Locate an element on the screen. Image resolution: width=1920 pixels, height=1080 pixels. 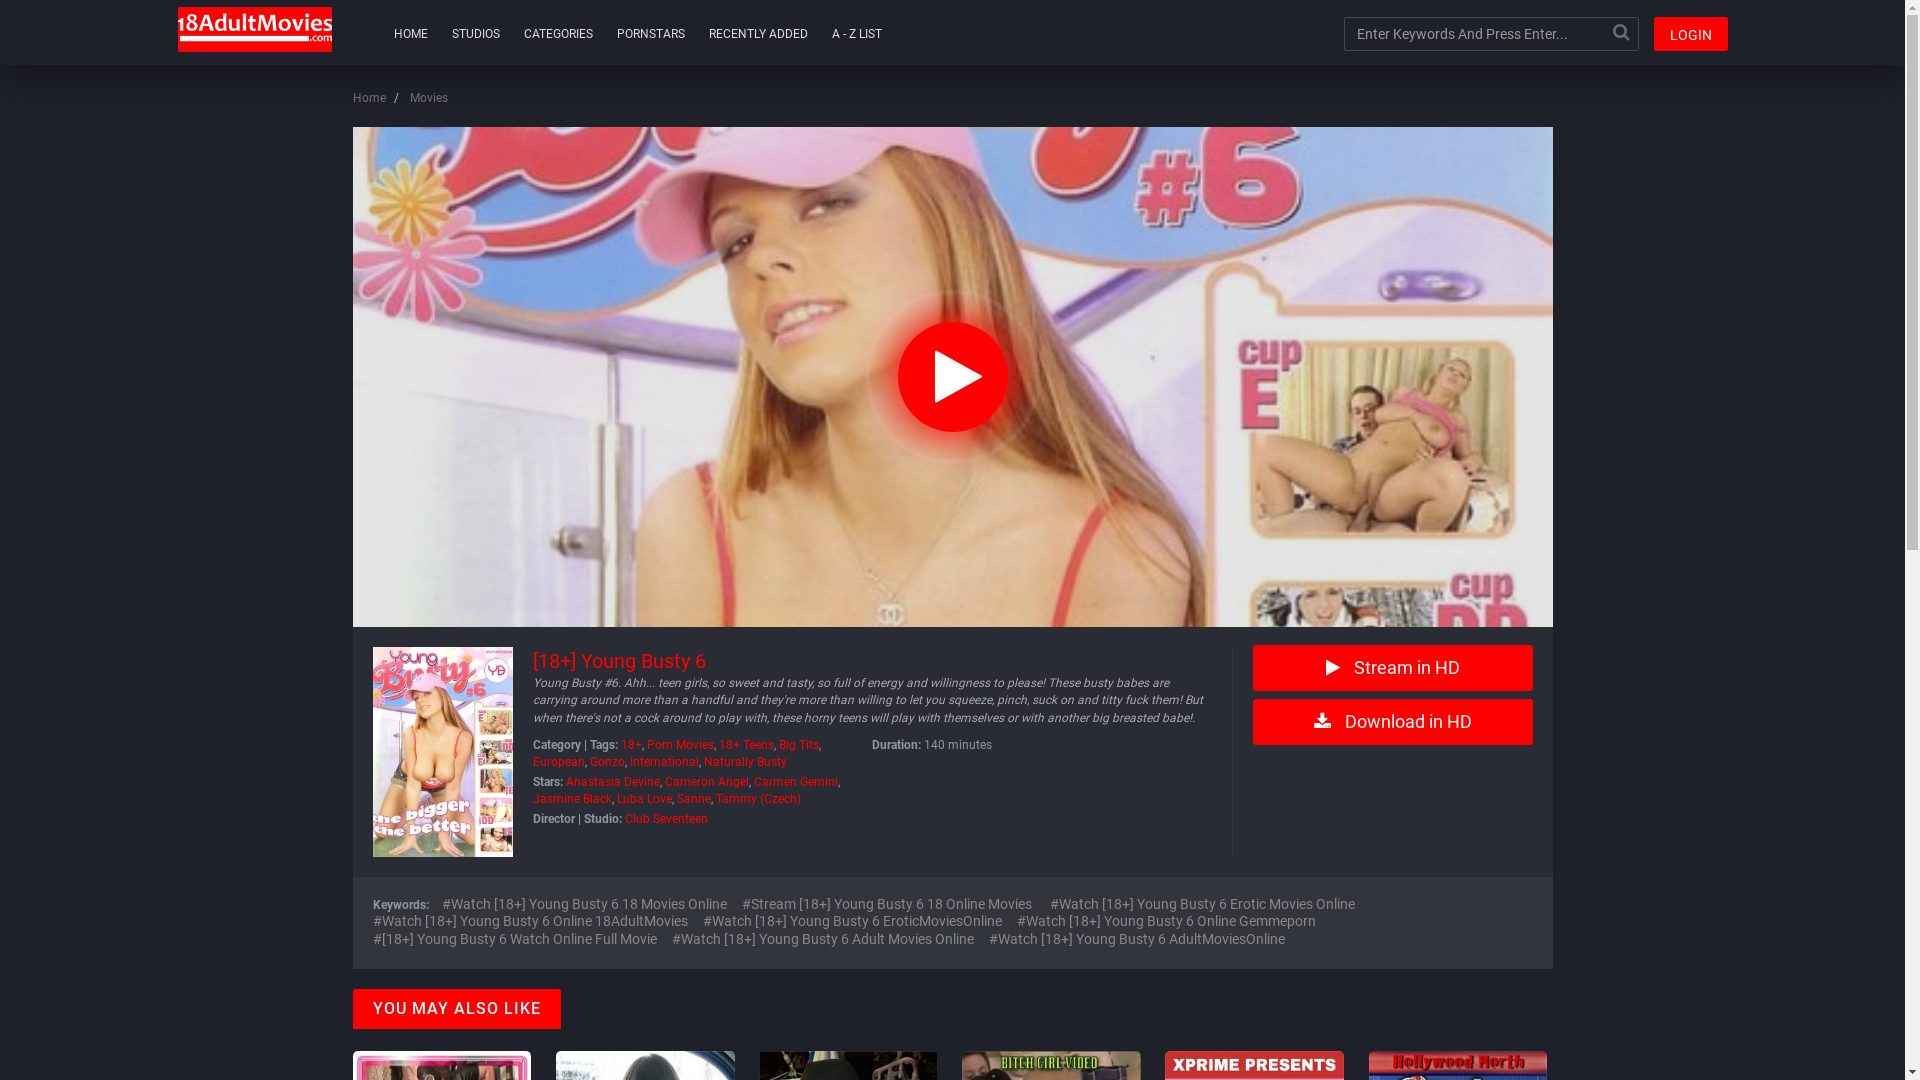
'Watch [18+] Young Busty 6 18 Movies Online' is located at coordinates (583, 905).